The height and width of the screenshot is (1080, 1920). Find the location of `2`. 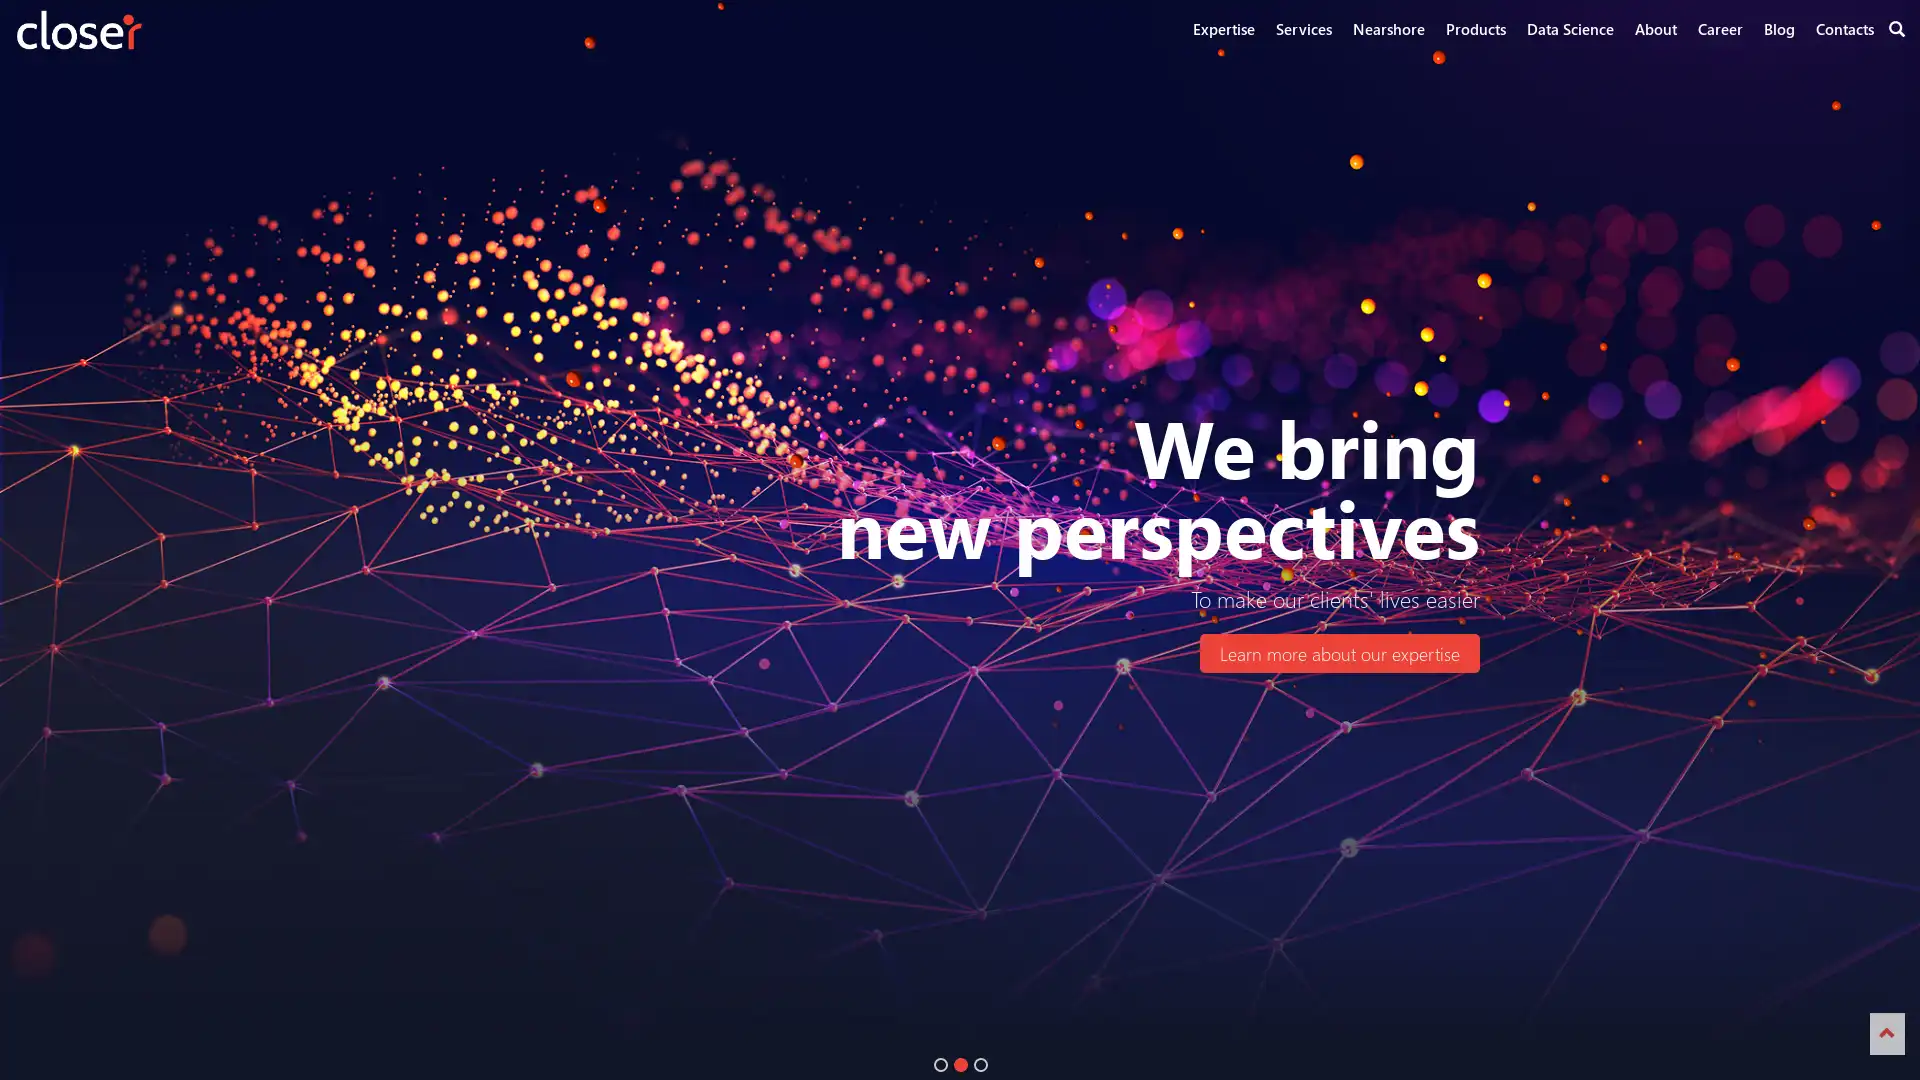

2 is located at coordinates (960, 1063).